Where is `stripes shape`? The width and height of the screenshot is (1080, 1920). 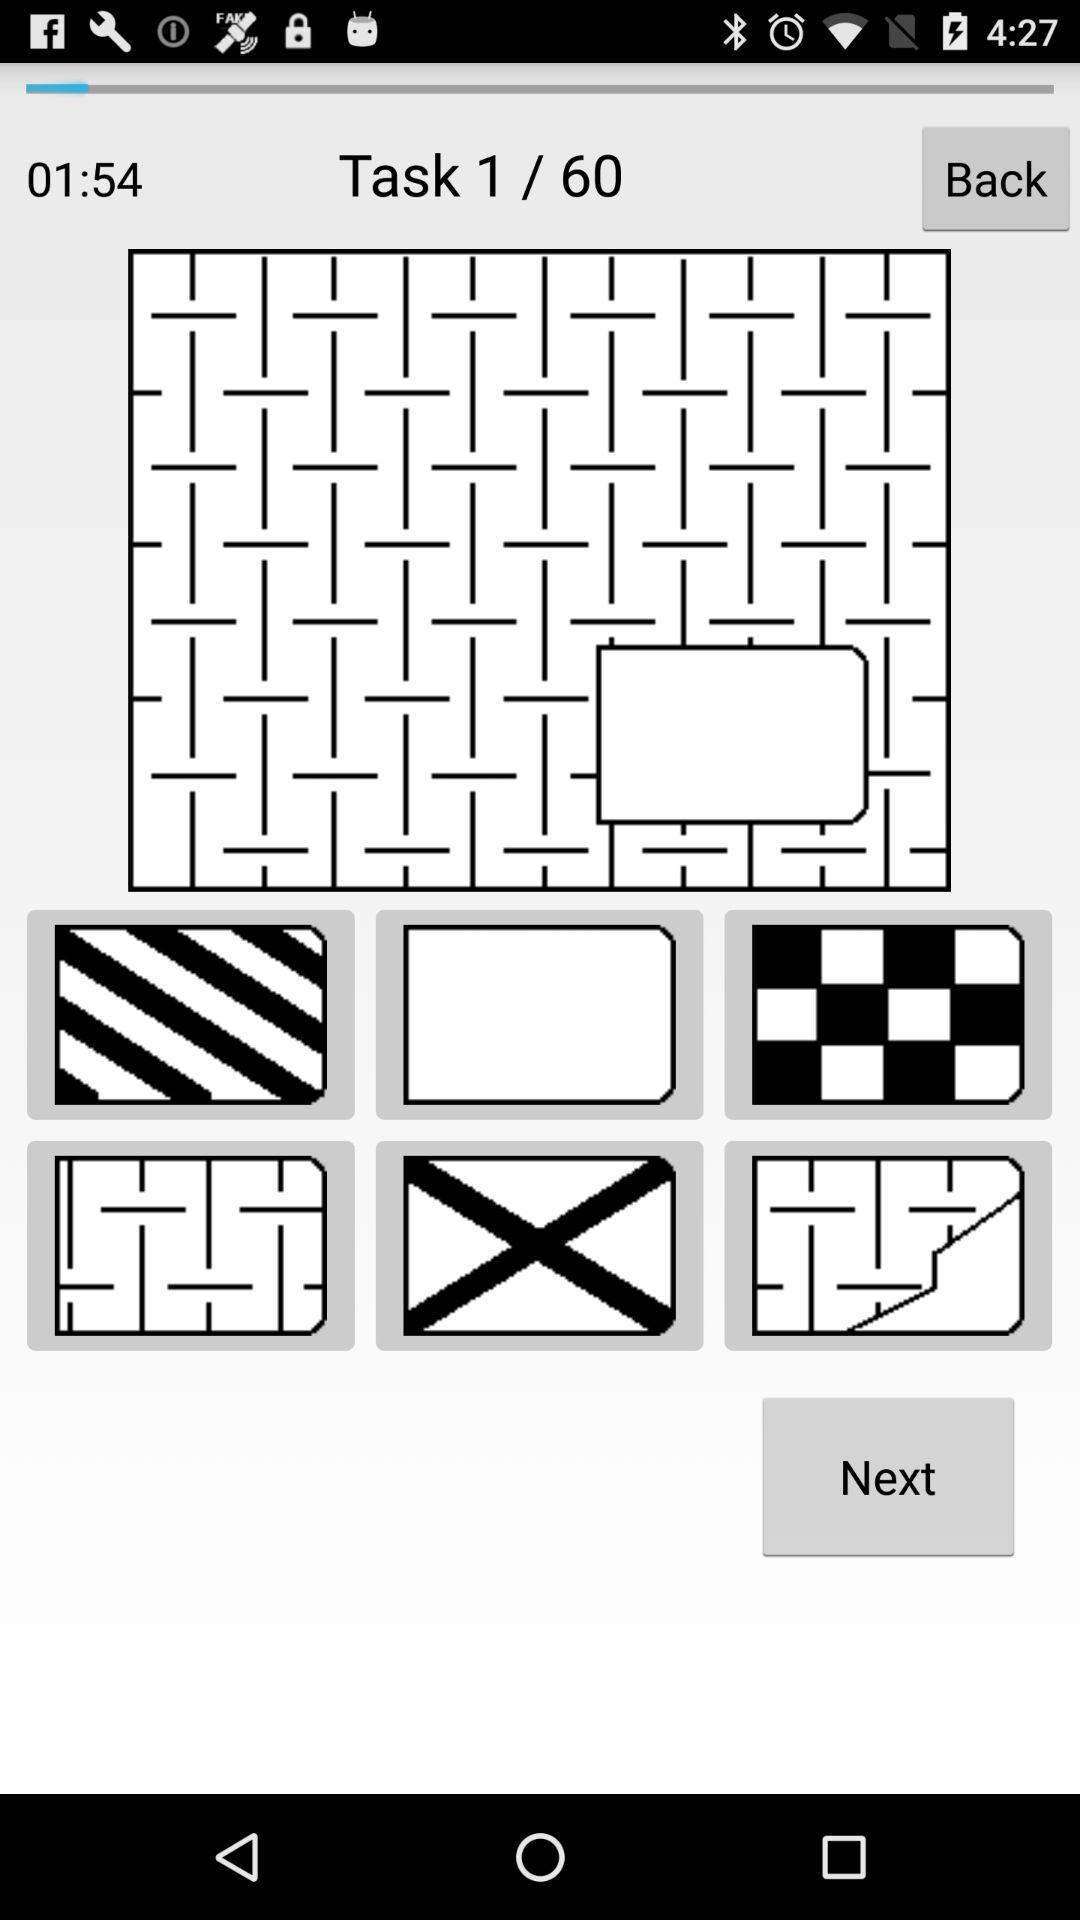 stripes shape is located at coordinates (190, 1014).